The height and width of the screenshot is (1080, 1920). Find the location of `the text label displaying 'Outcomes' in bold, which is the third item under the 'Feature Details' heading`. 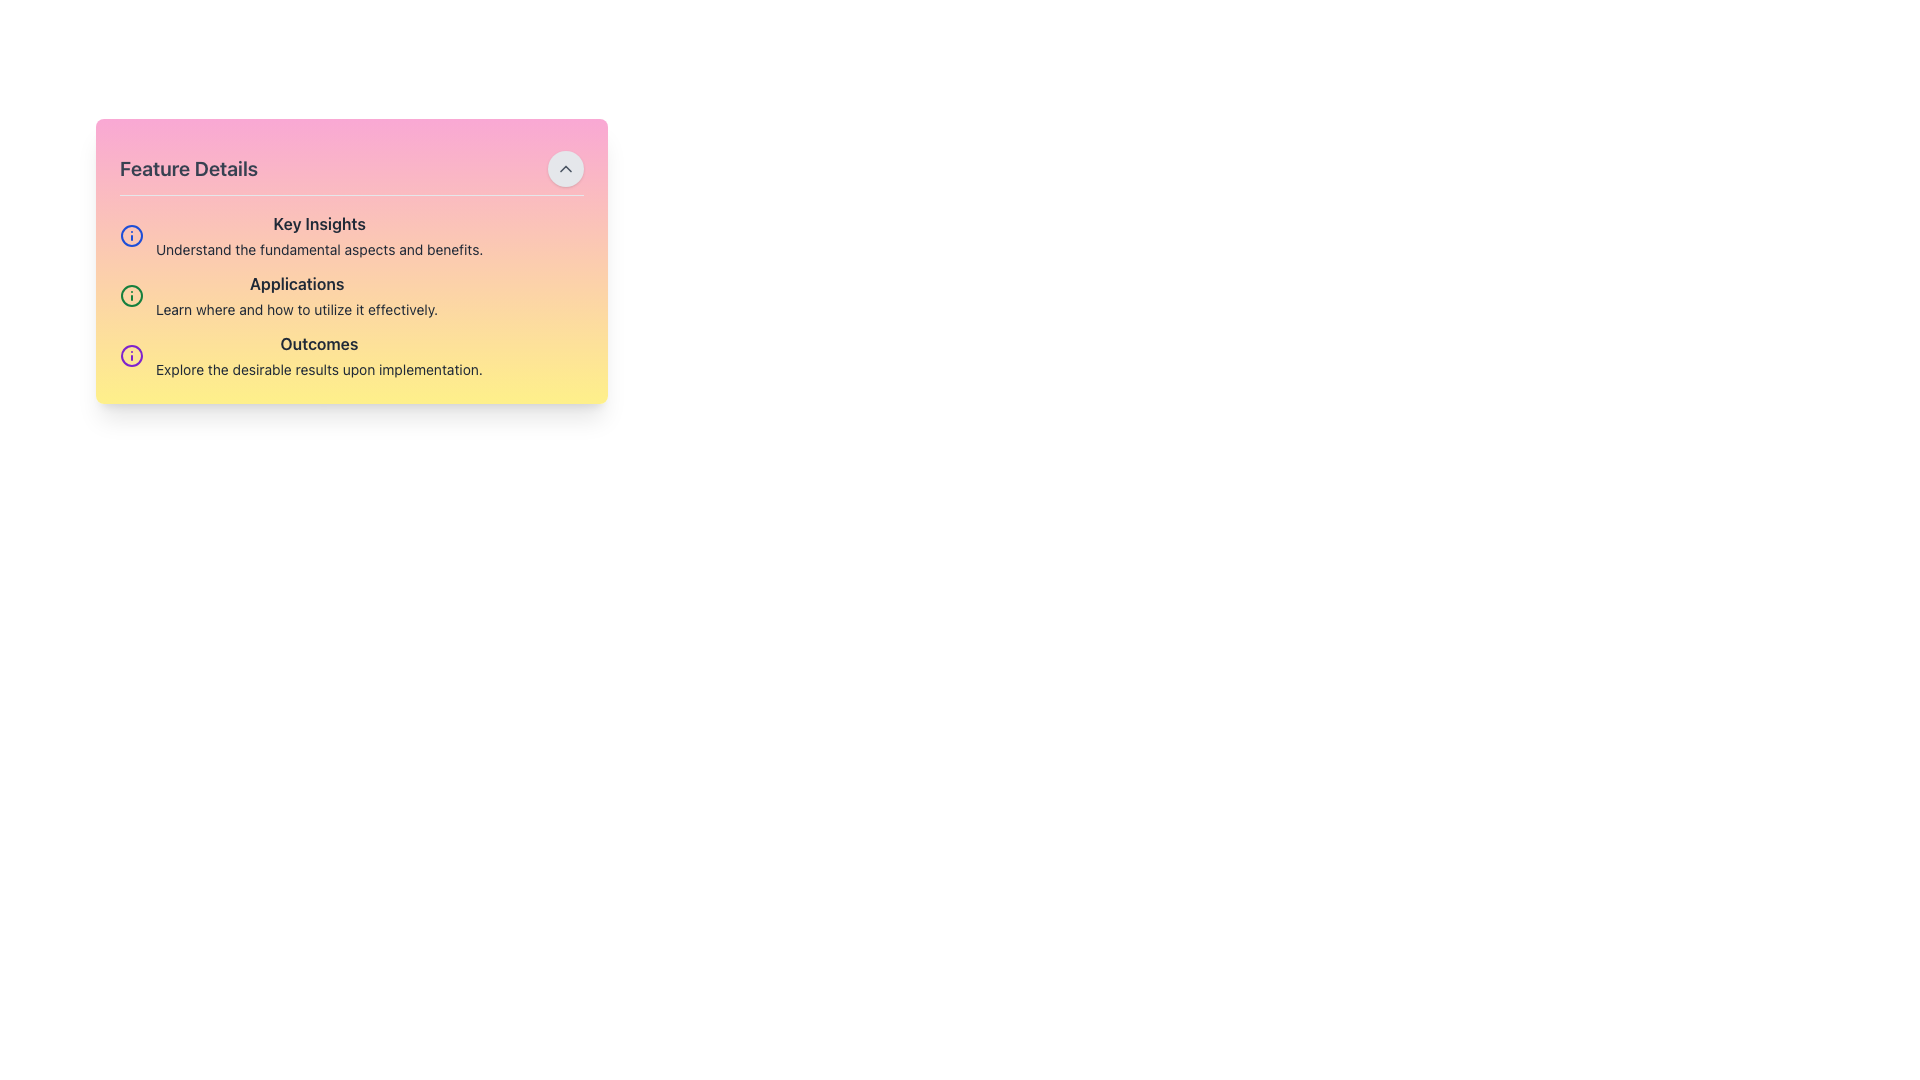

the text label displaying 'Outcomes' in bold, which is the third item under the 'Feature Details' heading is located at coordinates (318, 342).